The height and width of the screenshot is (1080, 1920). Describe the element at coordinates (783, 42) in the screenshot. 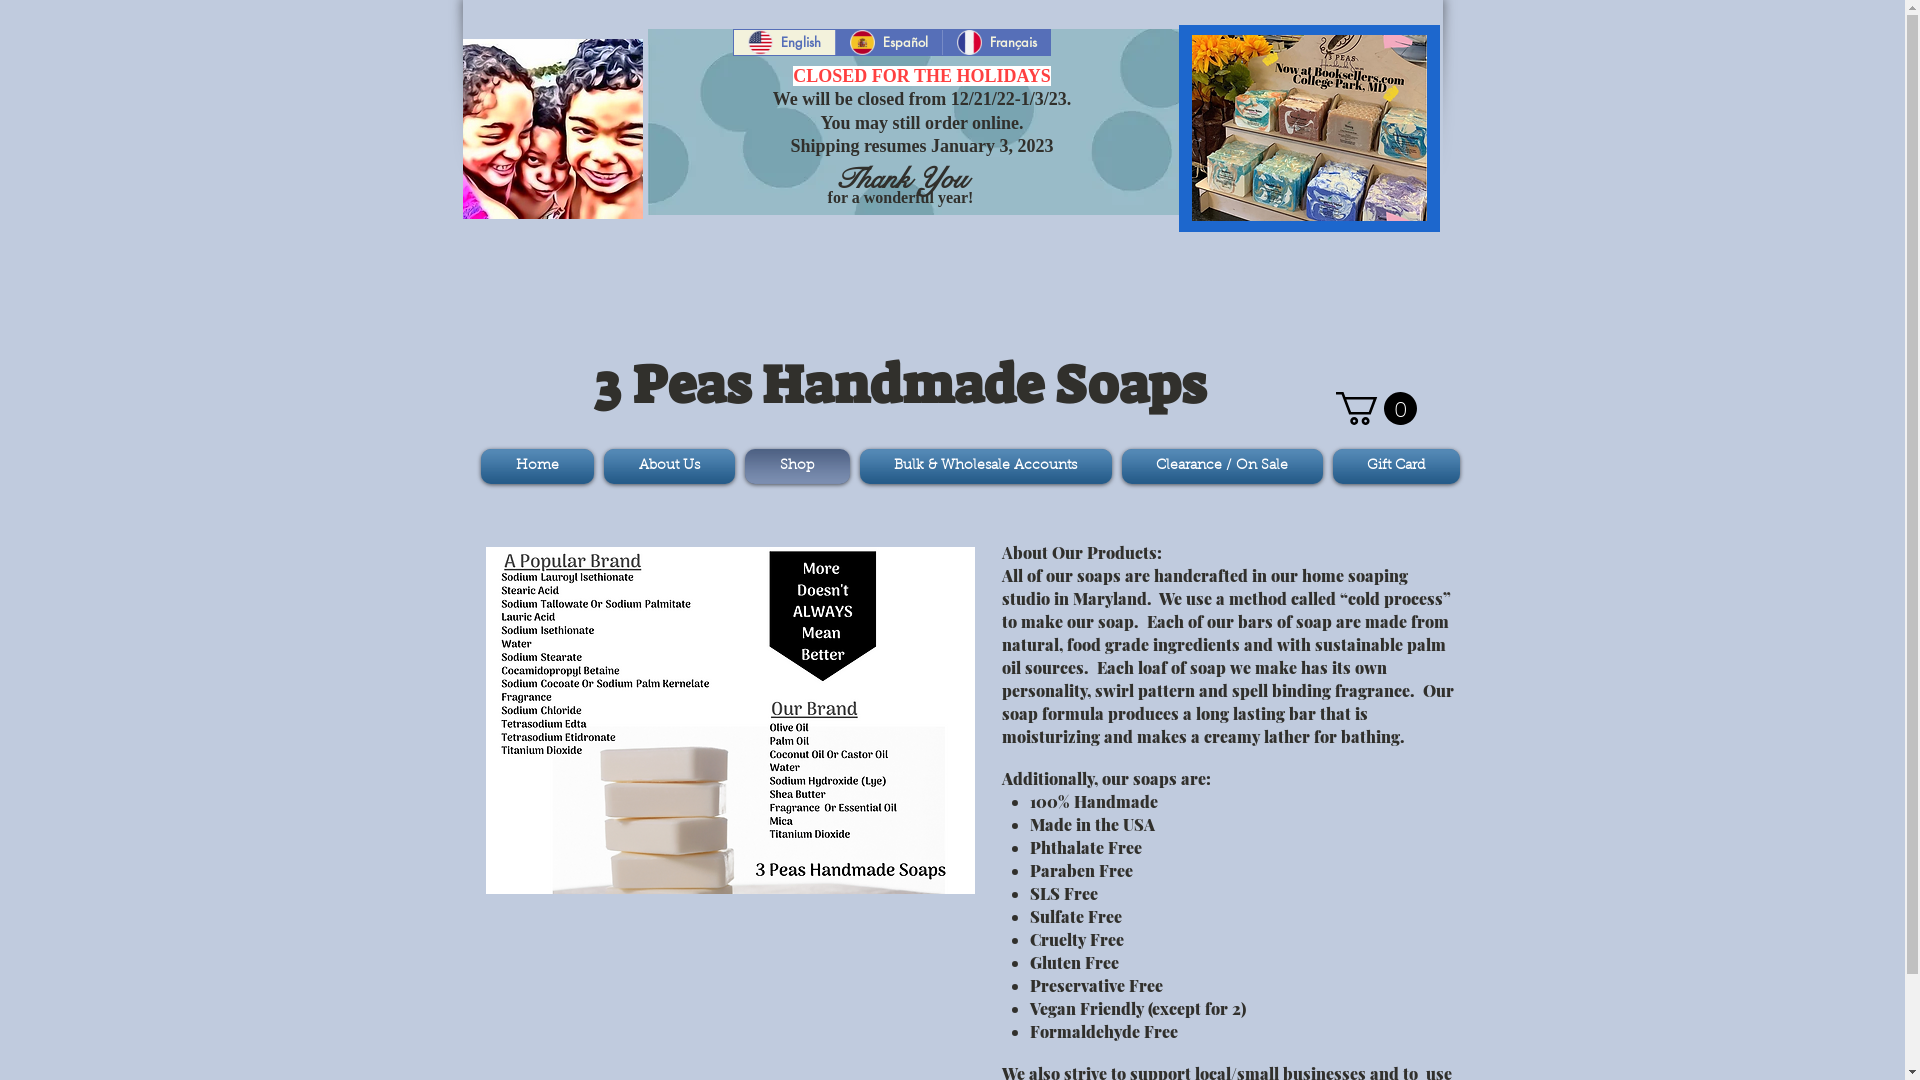

I see `'English'` at that location.